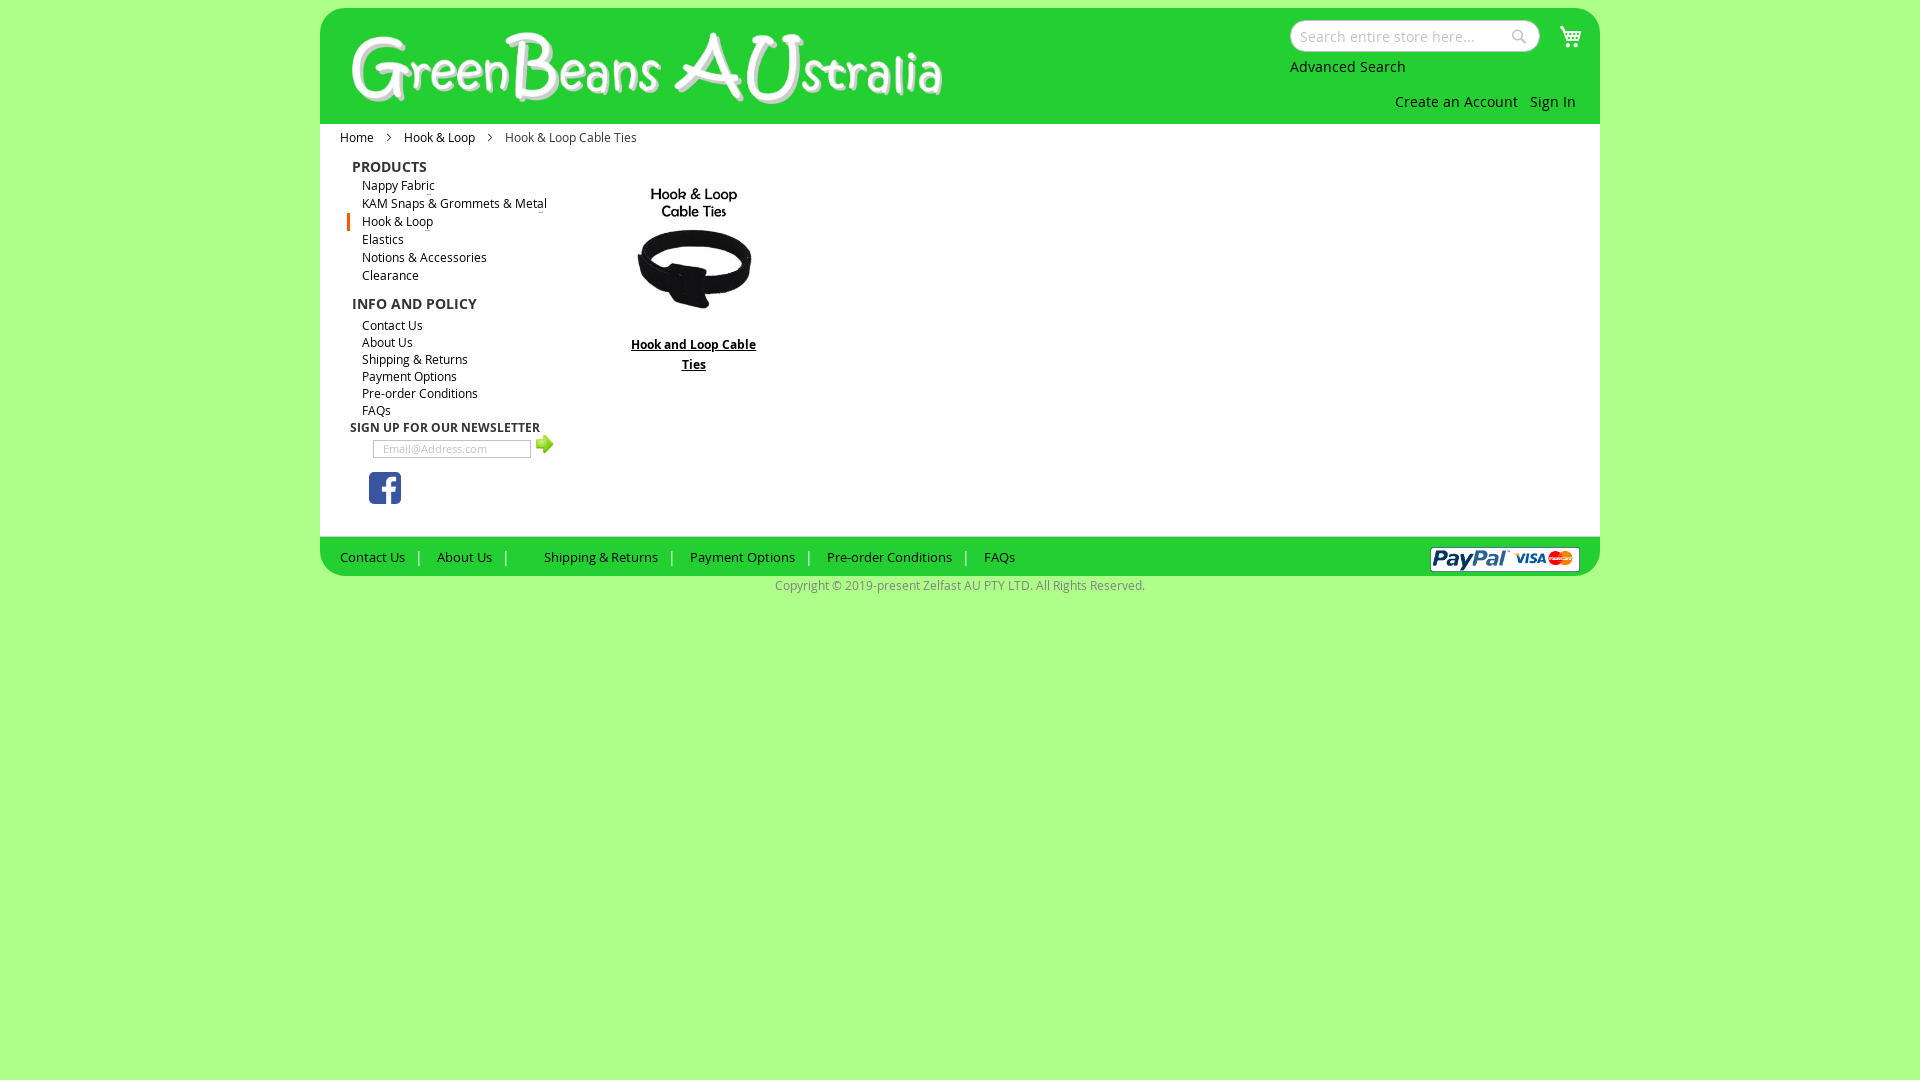  What do you see at coordinates (1554, 101) in the screenshot?
I see `'Sign In'` at bounding box center [1554, 101].